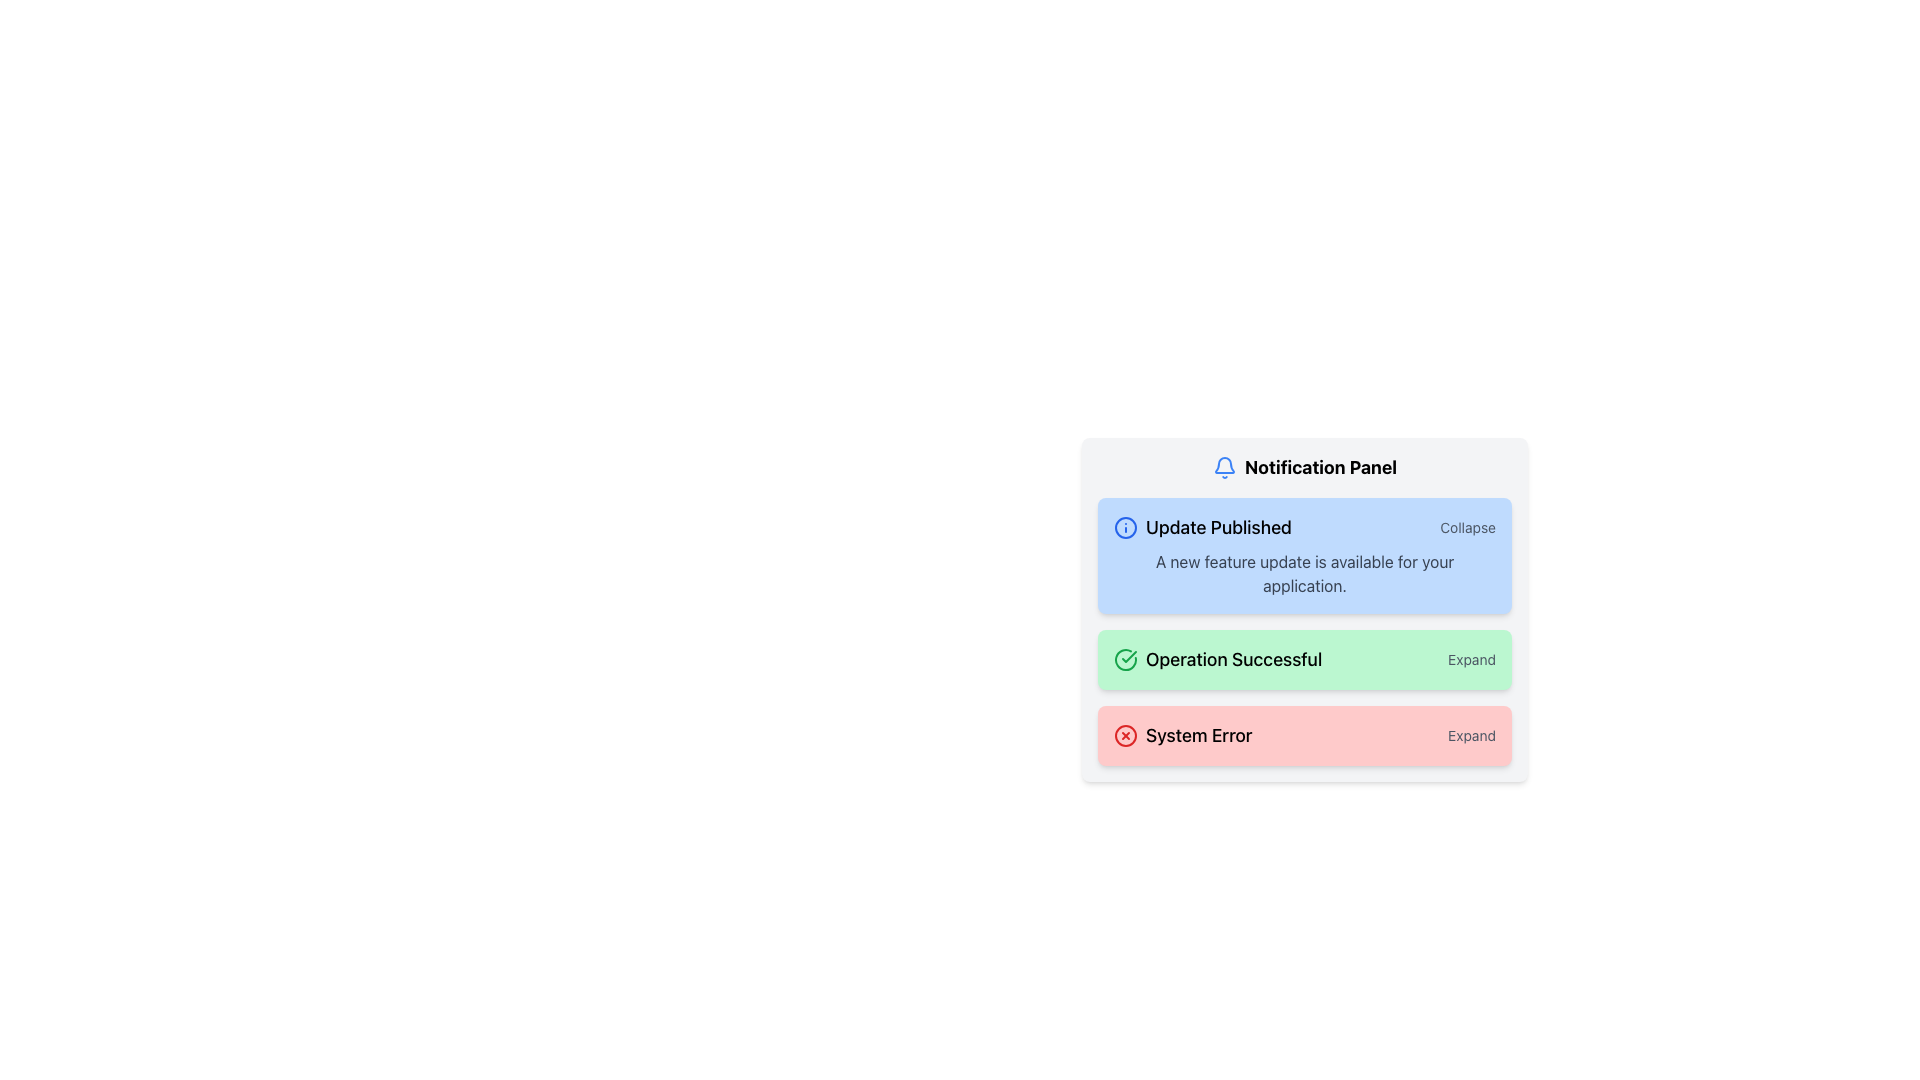 This screenshot has height=1080, width=1920. Describe the element at coordinates (1305, 574) in the screenshot. I see `the informational text within the blue notification card titled 'Update Published' in the notification panel, located below the title and above additional interaction options` at that location.